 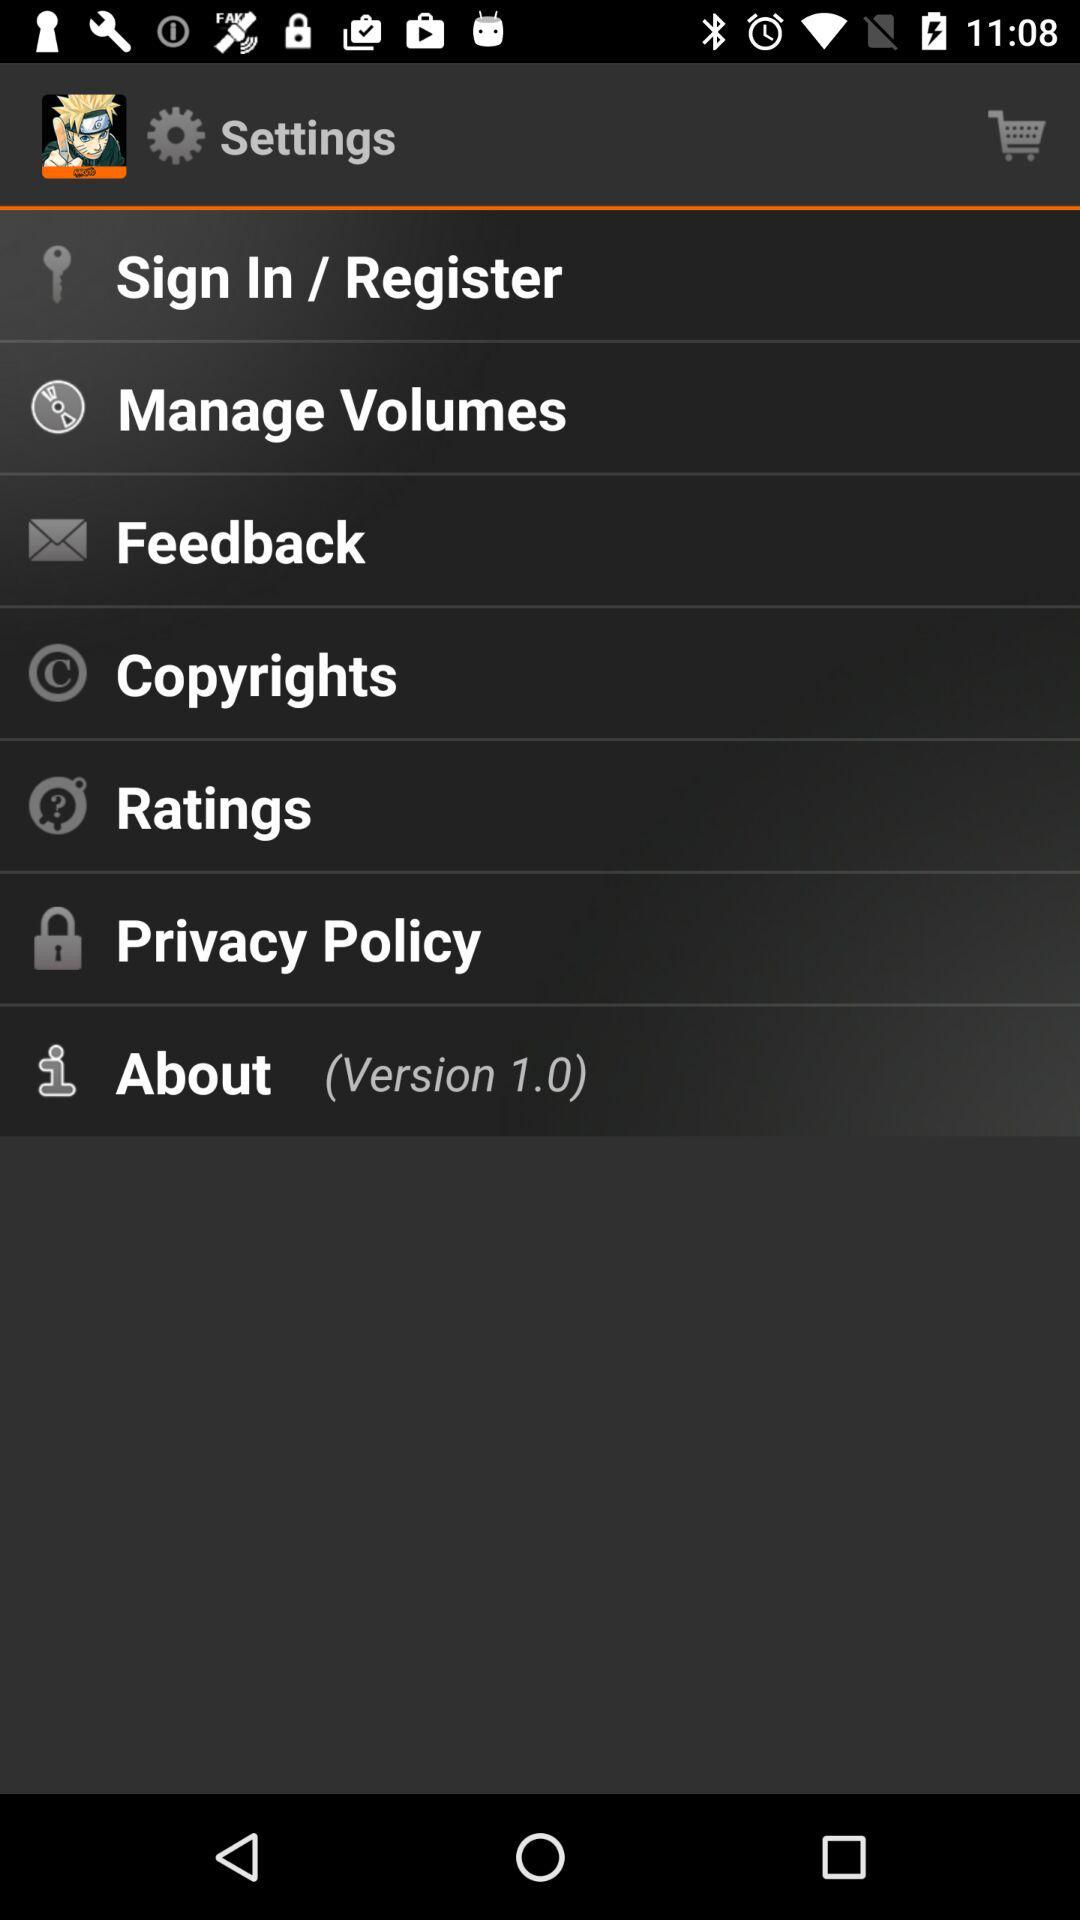 What do you see at coordinates (239, 540) in the screenshot?
I see `item below the manage volumes` at bounding box center [239, 540].